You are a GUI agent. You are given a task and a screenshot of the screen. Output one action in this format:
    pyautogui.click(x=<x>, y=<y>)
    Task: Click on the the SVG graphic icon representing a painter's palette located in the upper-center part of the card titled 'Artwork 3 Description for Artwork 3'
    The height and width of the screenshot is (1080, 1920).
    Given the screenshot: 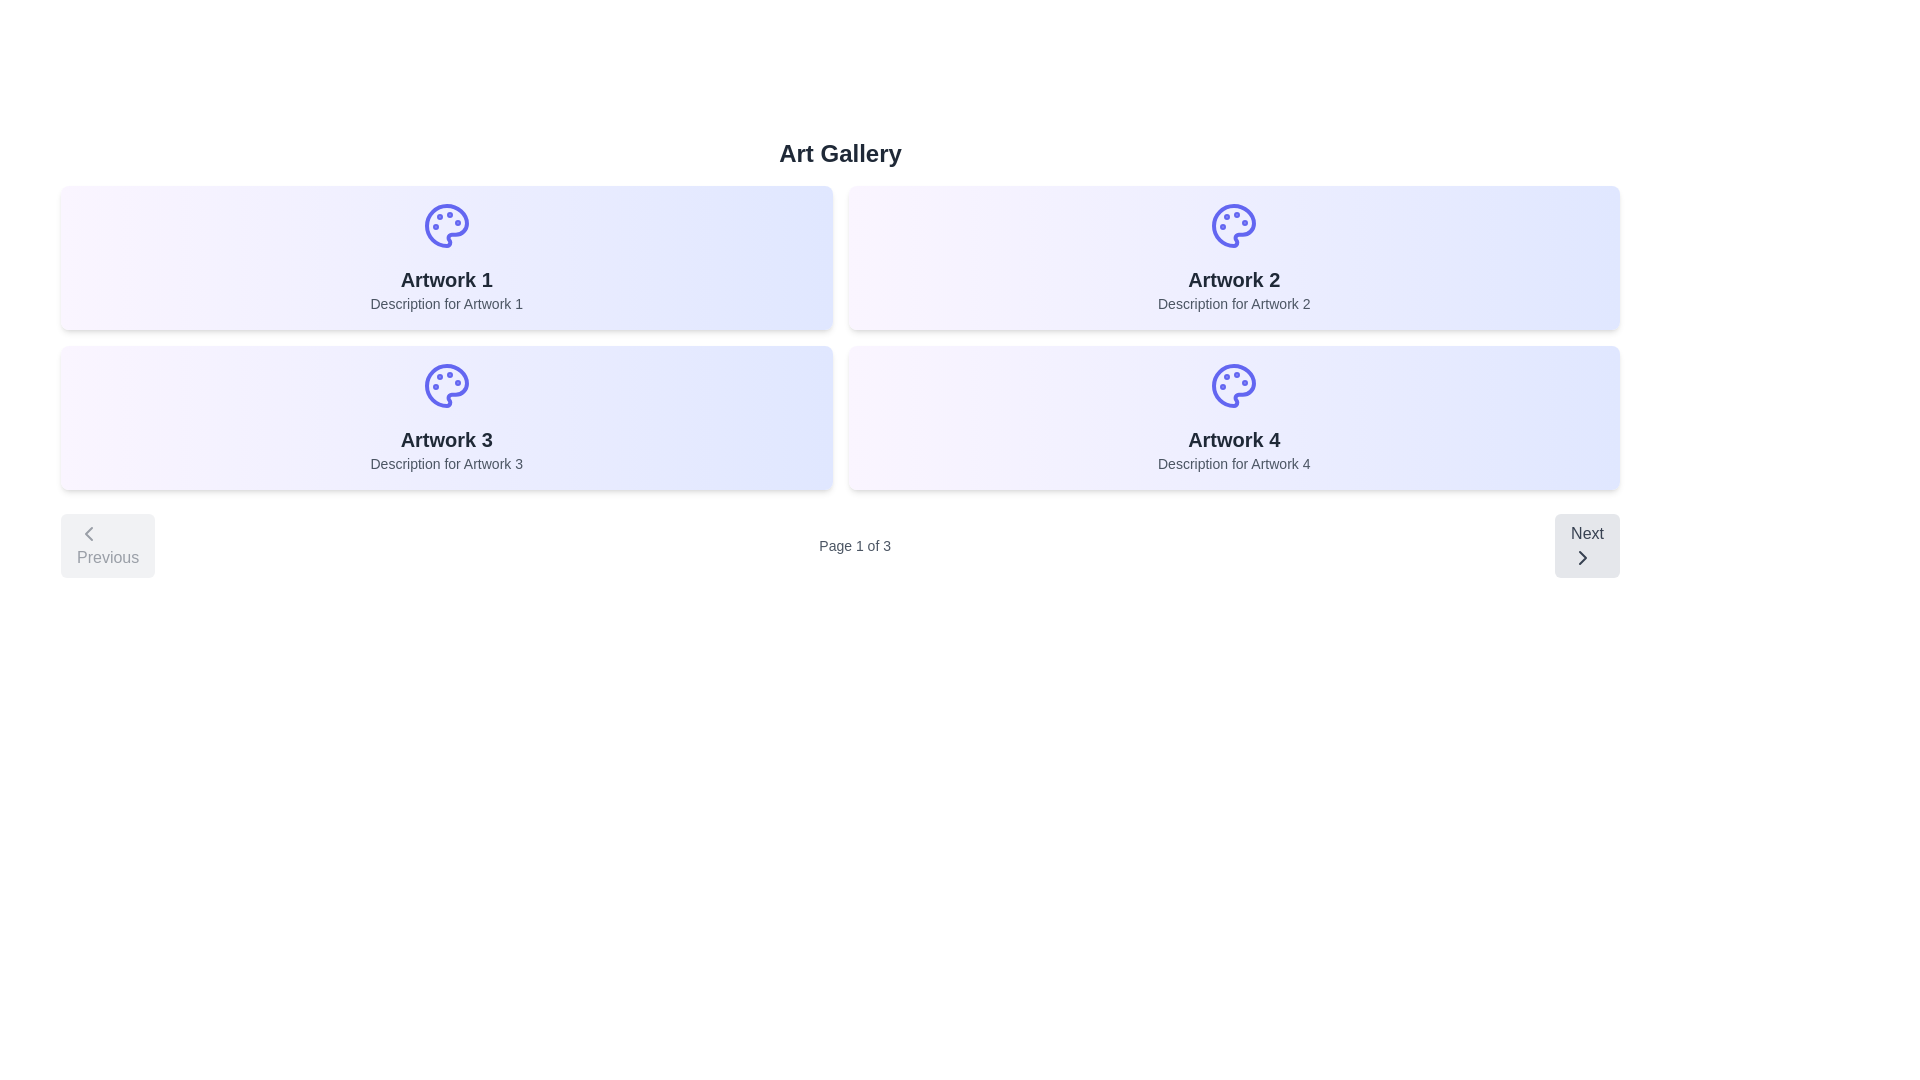 What is the action you would take?
    pyautogui.click(x=445, y=385)
    